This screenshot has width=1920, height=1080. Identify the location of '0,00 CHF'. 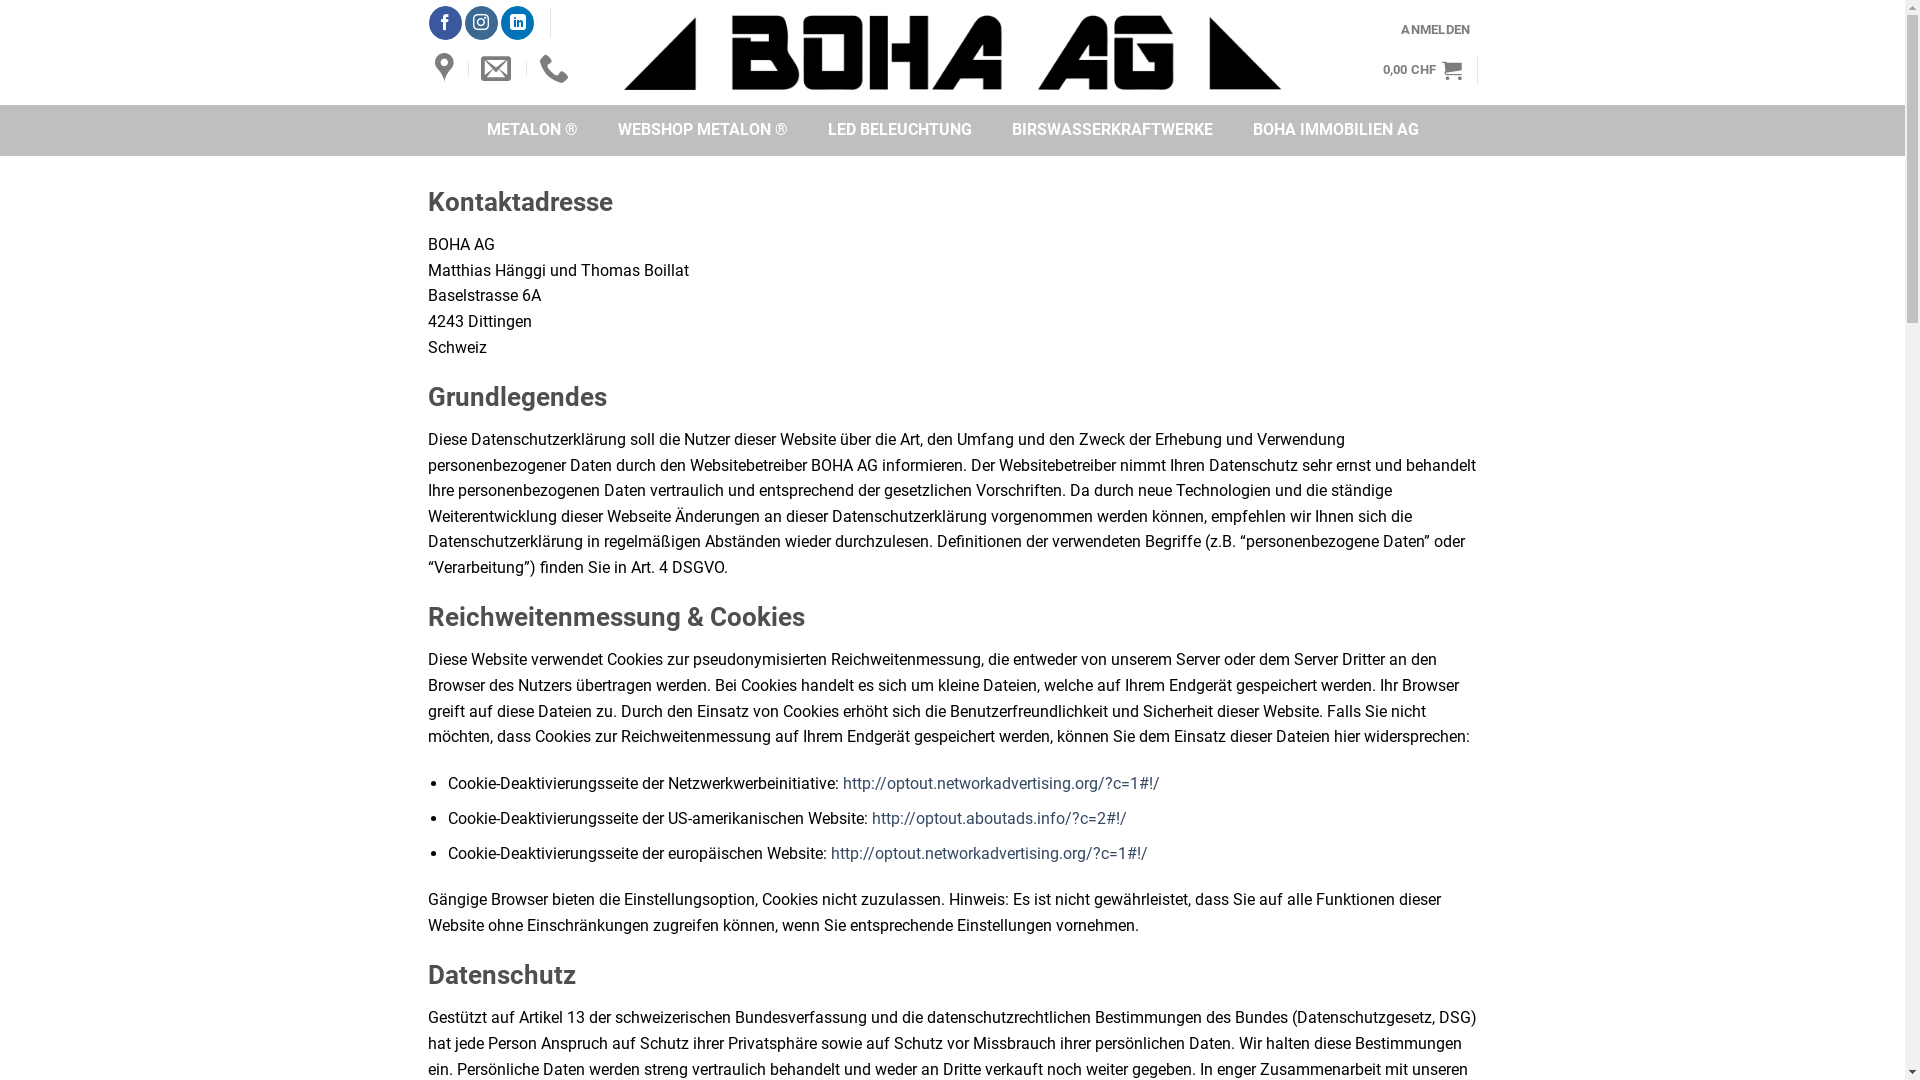
(1421, 68).